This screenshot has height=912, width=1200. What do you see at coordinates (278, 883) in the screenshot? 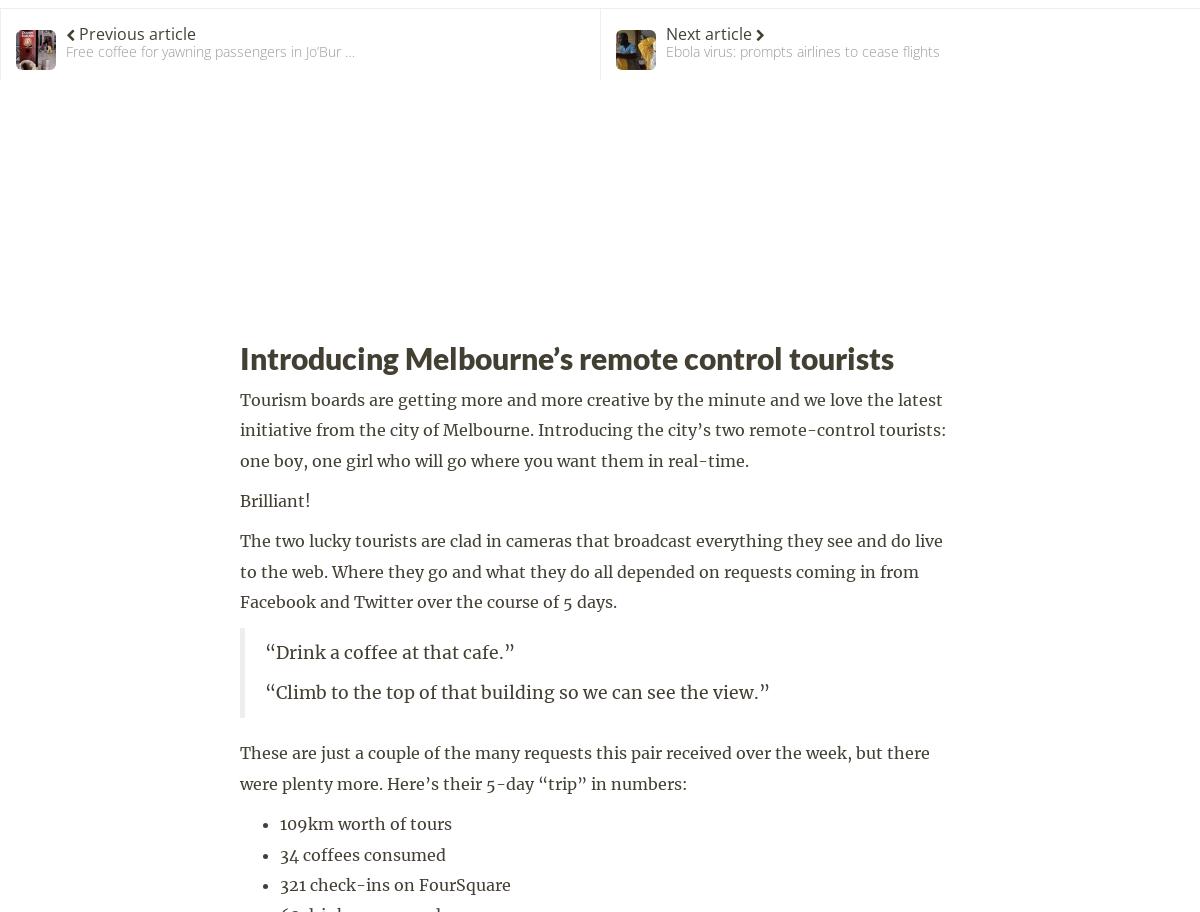
I see `'321 check-ins on FourSquare'` at bounding box center [278, 883].